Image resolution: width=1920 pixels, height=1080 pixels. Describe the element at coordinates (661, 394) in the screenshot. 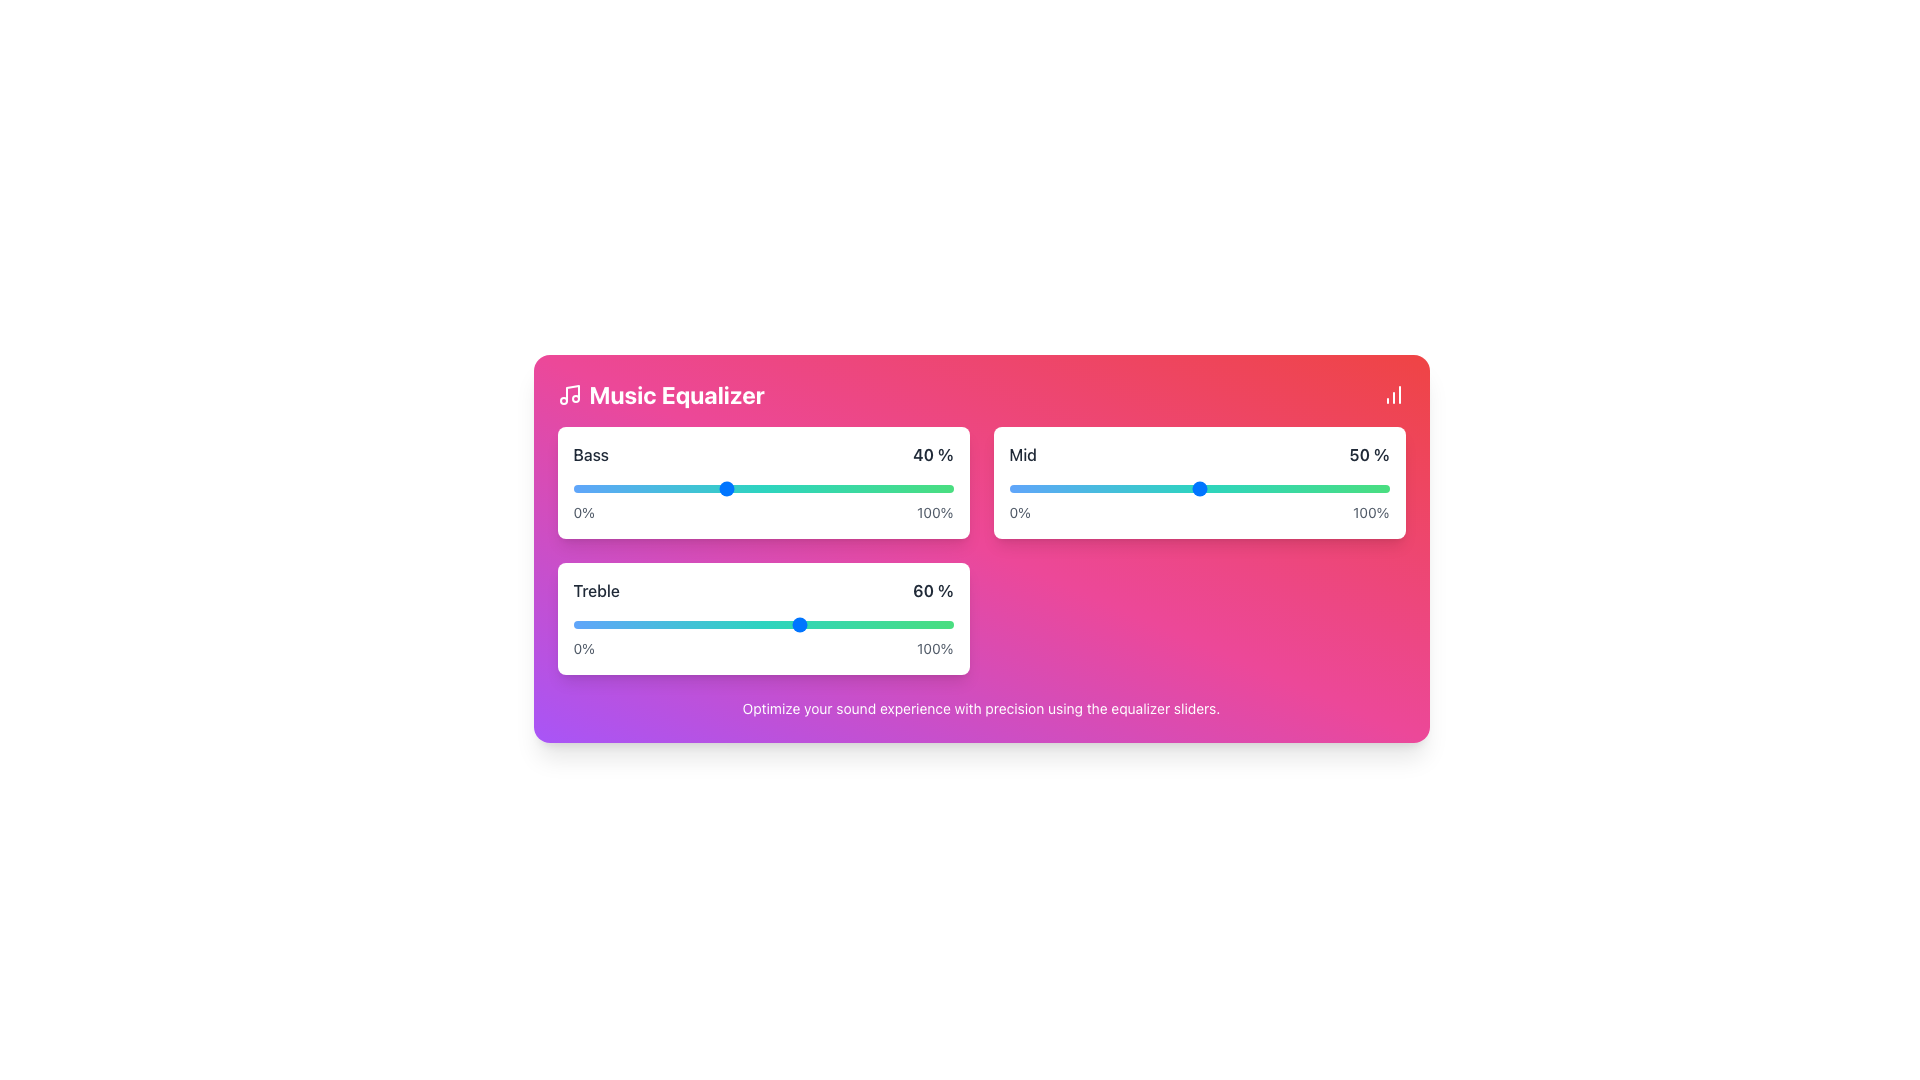

I see `the 'Music Equalizer' text label with icon, which features a bold, large font and a musical note icon, located at the top-left of the main card interface` at that location.